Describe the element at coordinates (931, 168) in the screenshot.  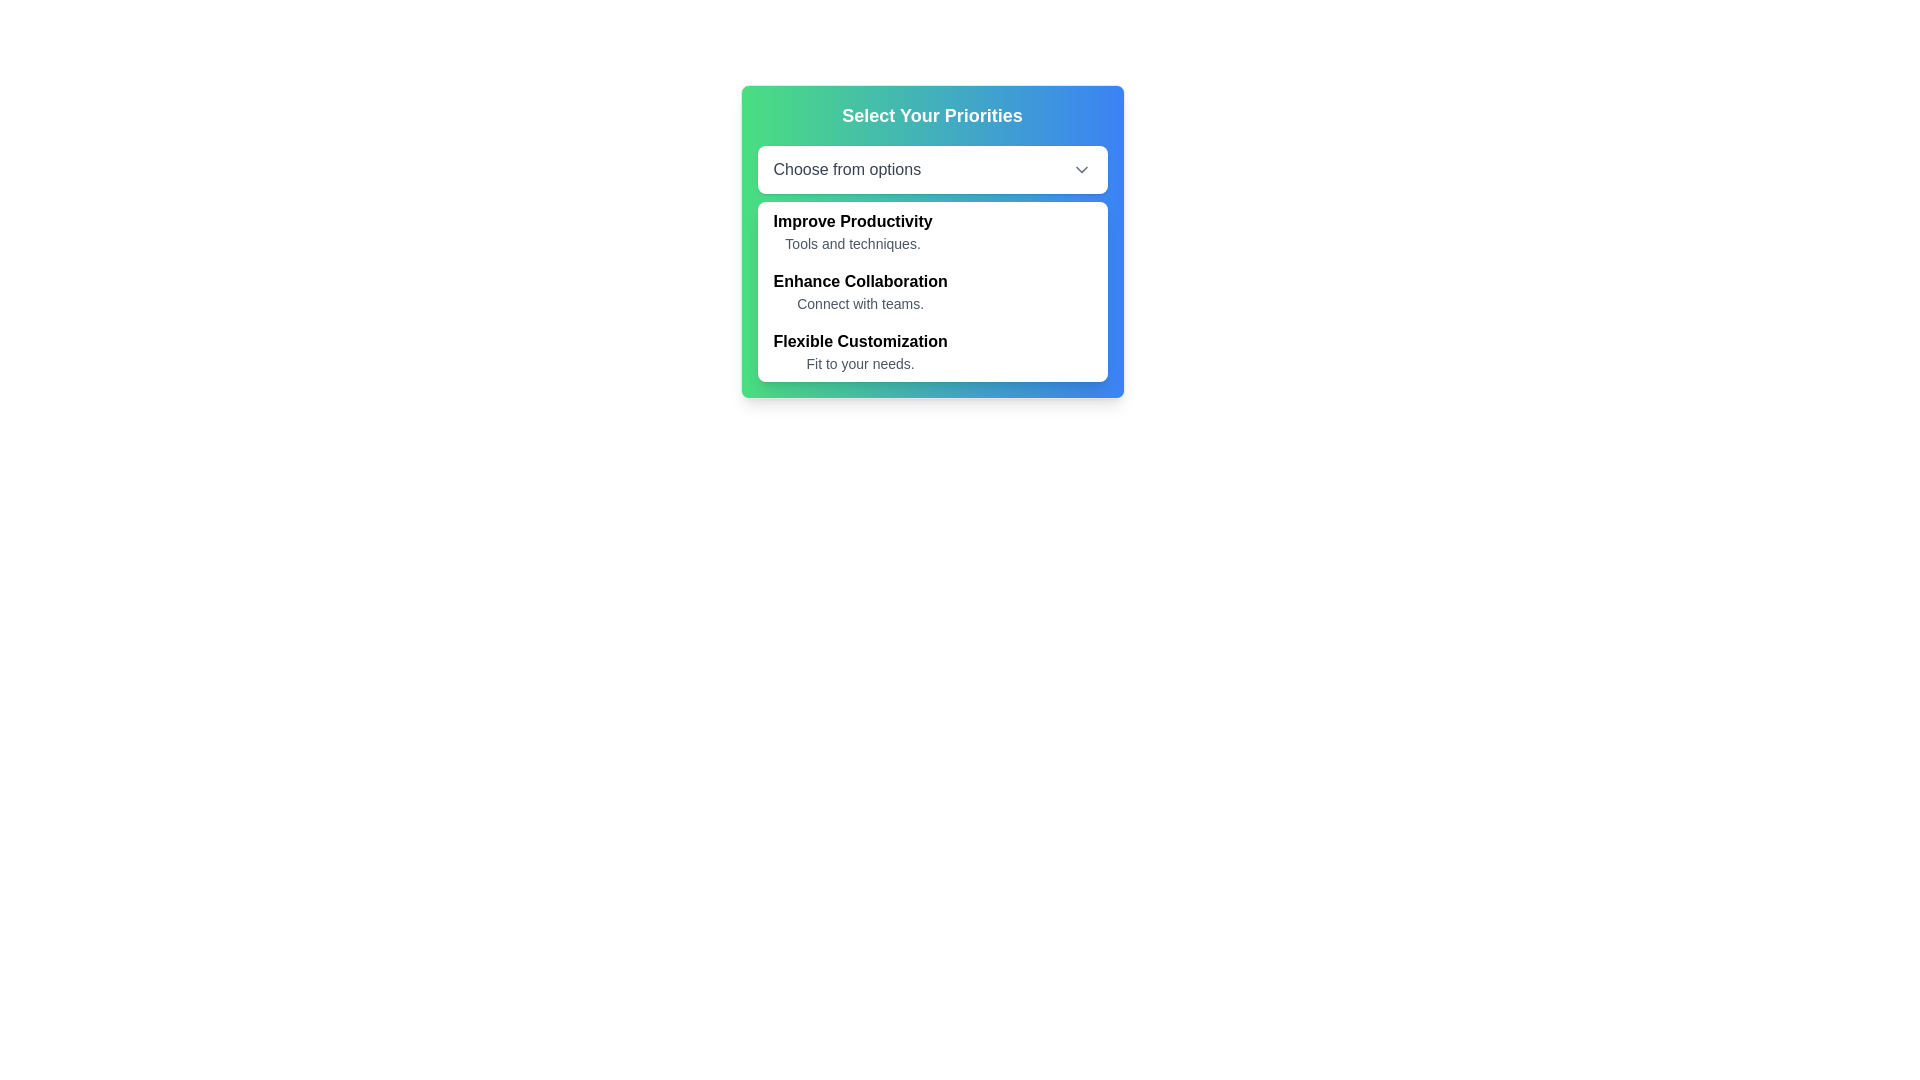
I see `the Dropdown trigger button labeled 'Choose from options'` at that location.